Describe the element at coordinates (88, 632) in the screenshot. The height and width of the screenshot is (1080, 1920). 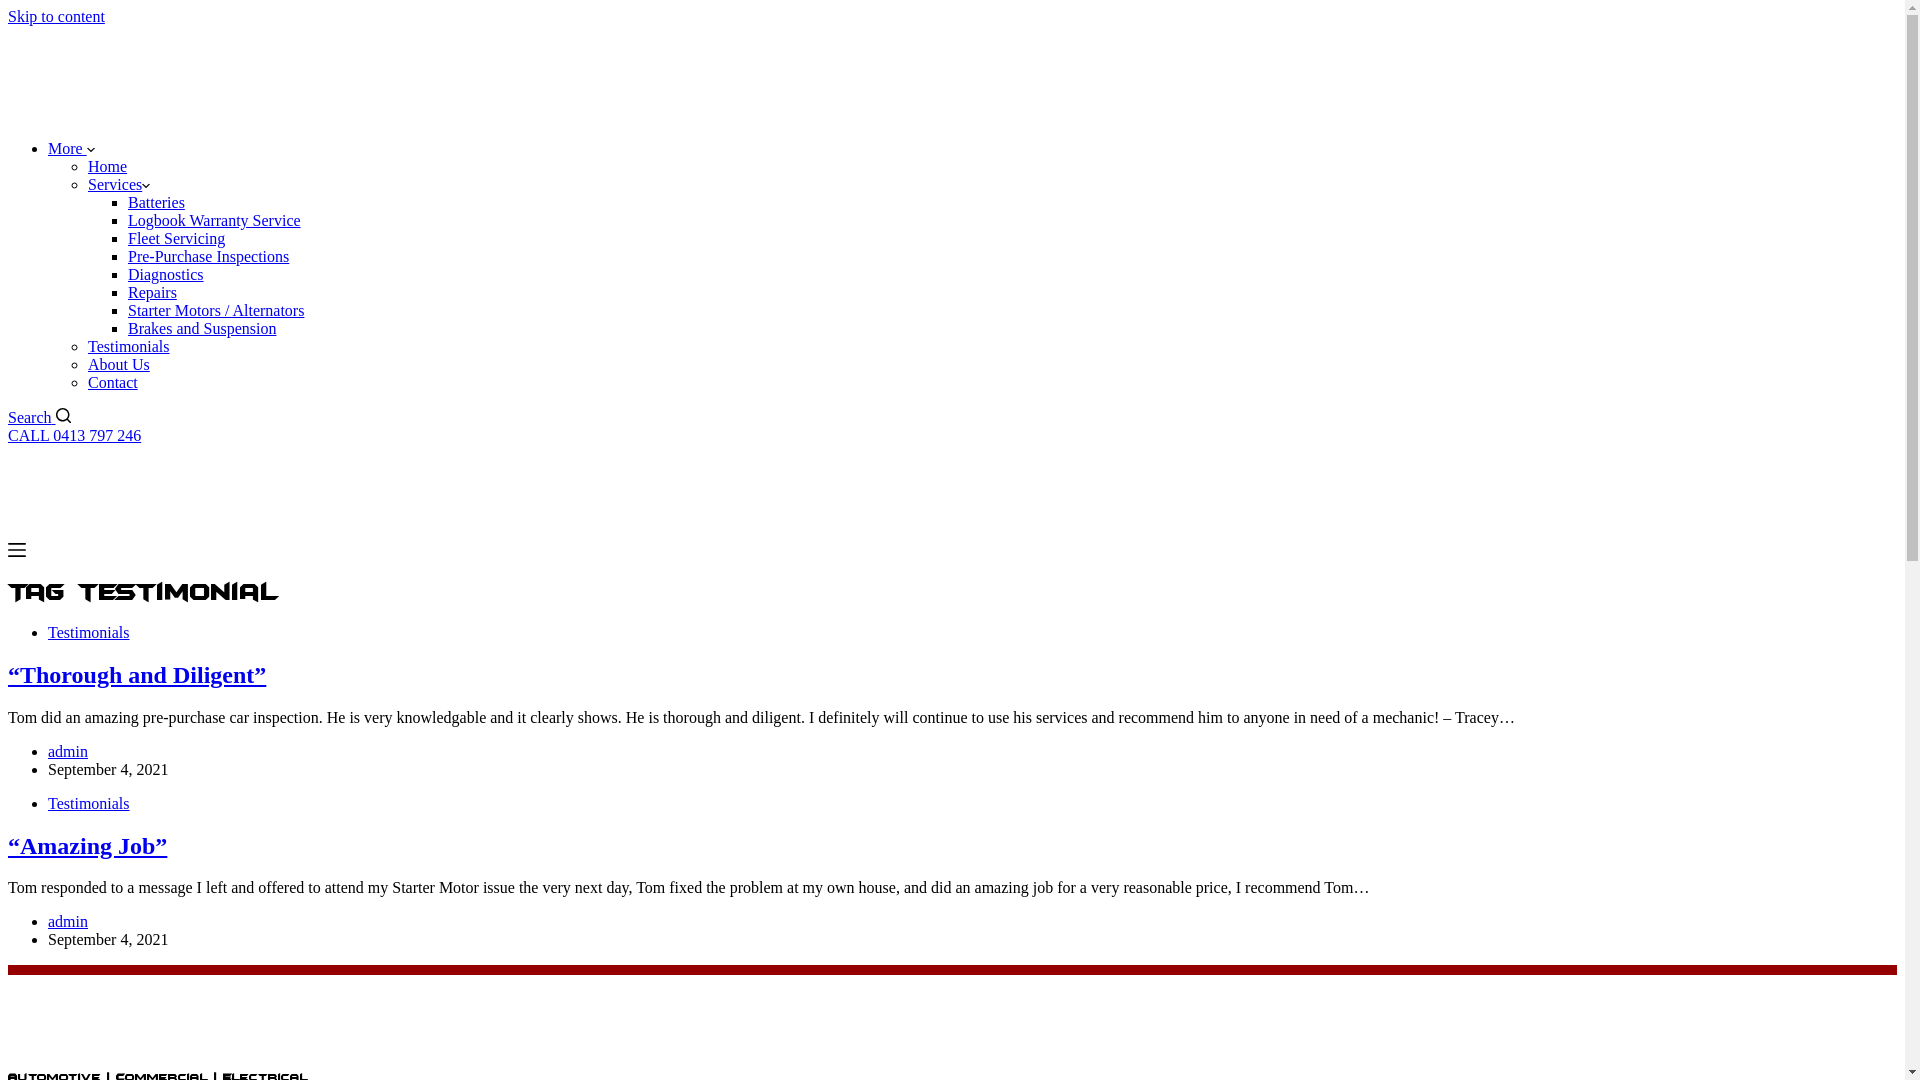
I see `'Testimonials'` at that location.